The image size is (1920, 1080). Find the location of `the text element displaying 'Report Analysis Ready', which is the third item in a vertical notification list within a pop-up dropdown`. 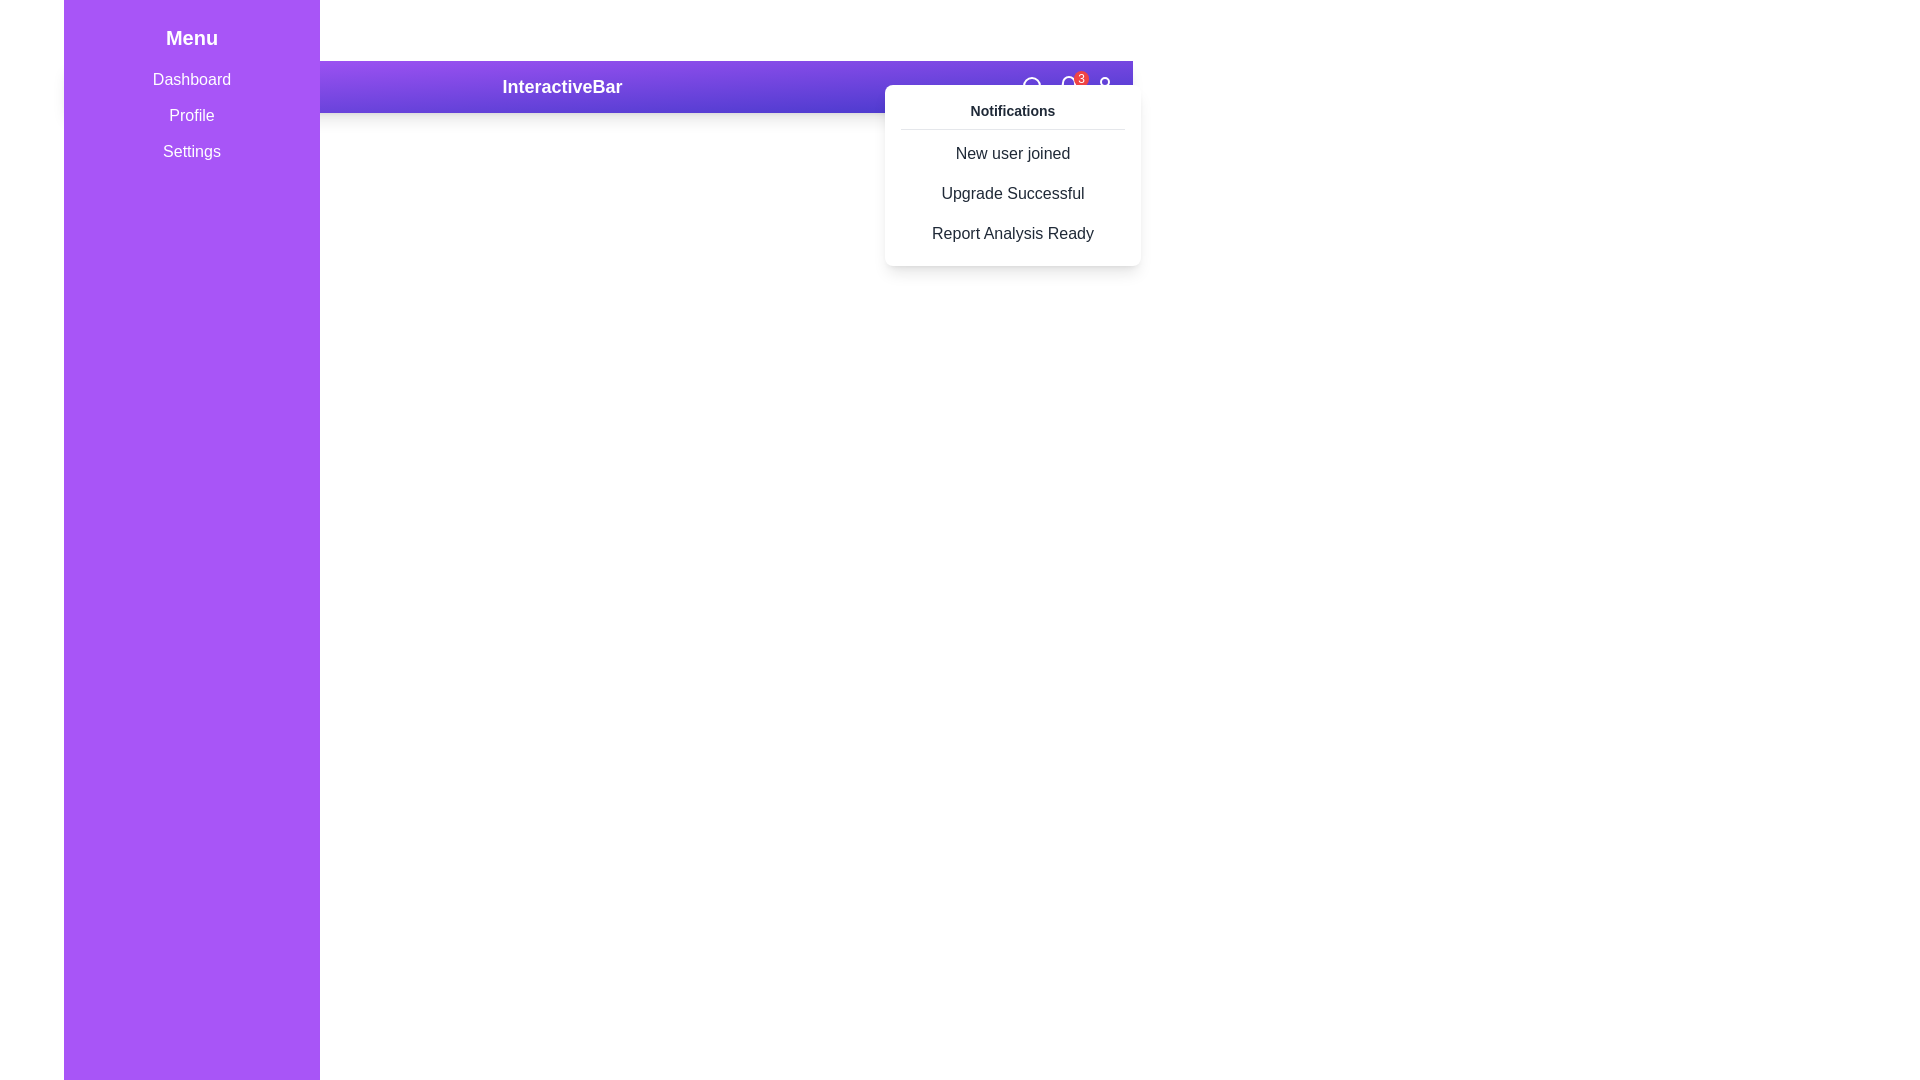

the text element displaying 'Report Analysis Ready', which is the third item in a vertical notification list within a pop-up dropdown is located at coordinates (1012, 233).